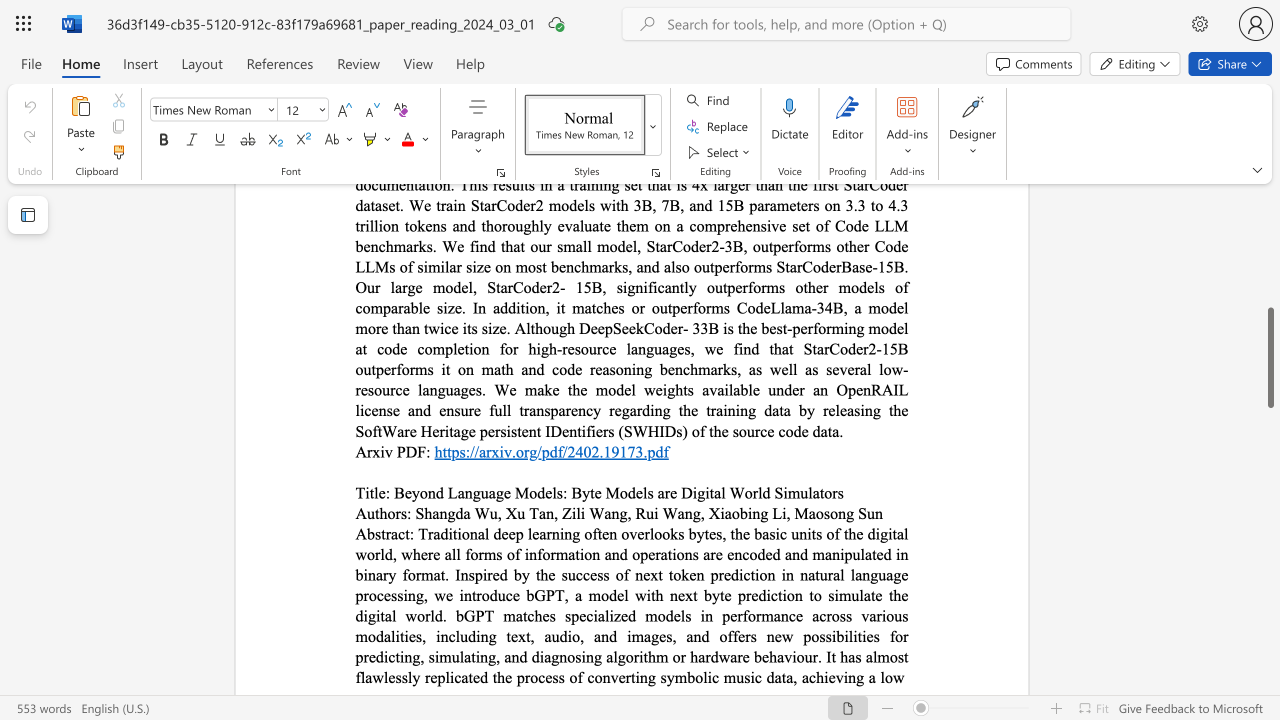 Image resolution: width=1280 pixels, height=720 pixels. What do you see at coordinates (722, 676) in the screenshot?
I see `the subset text "mus" within the text "replicated the process of converting symbolic music data, achieving a low"` at bounding box center [722, 676].